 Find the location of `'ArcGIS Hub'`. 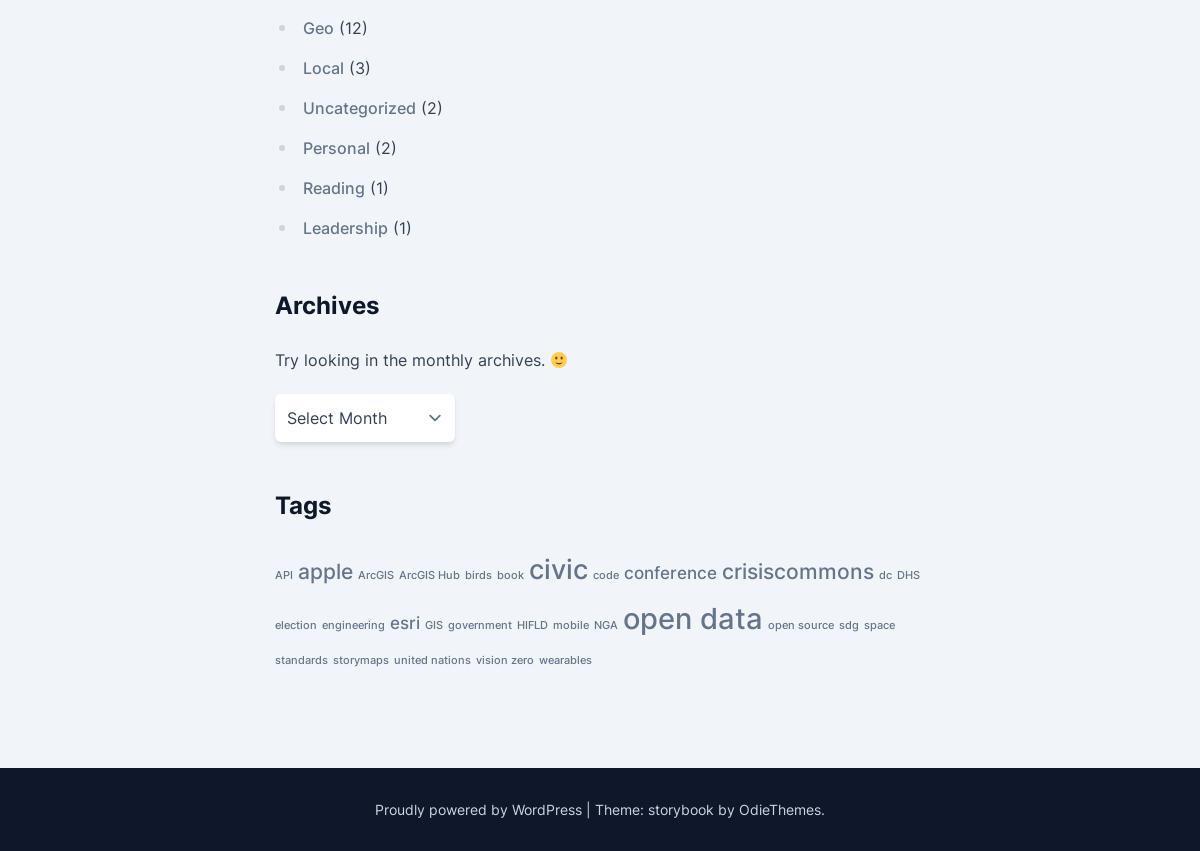

'ArcGIS Hub' is located at coordinates (429, 573).